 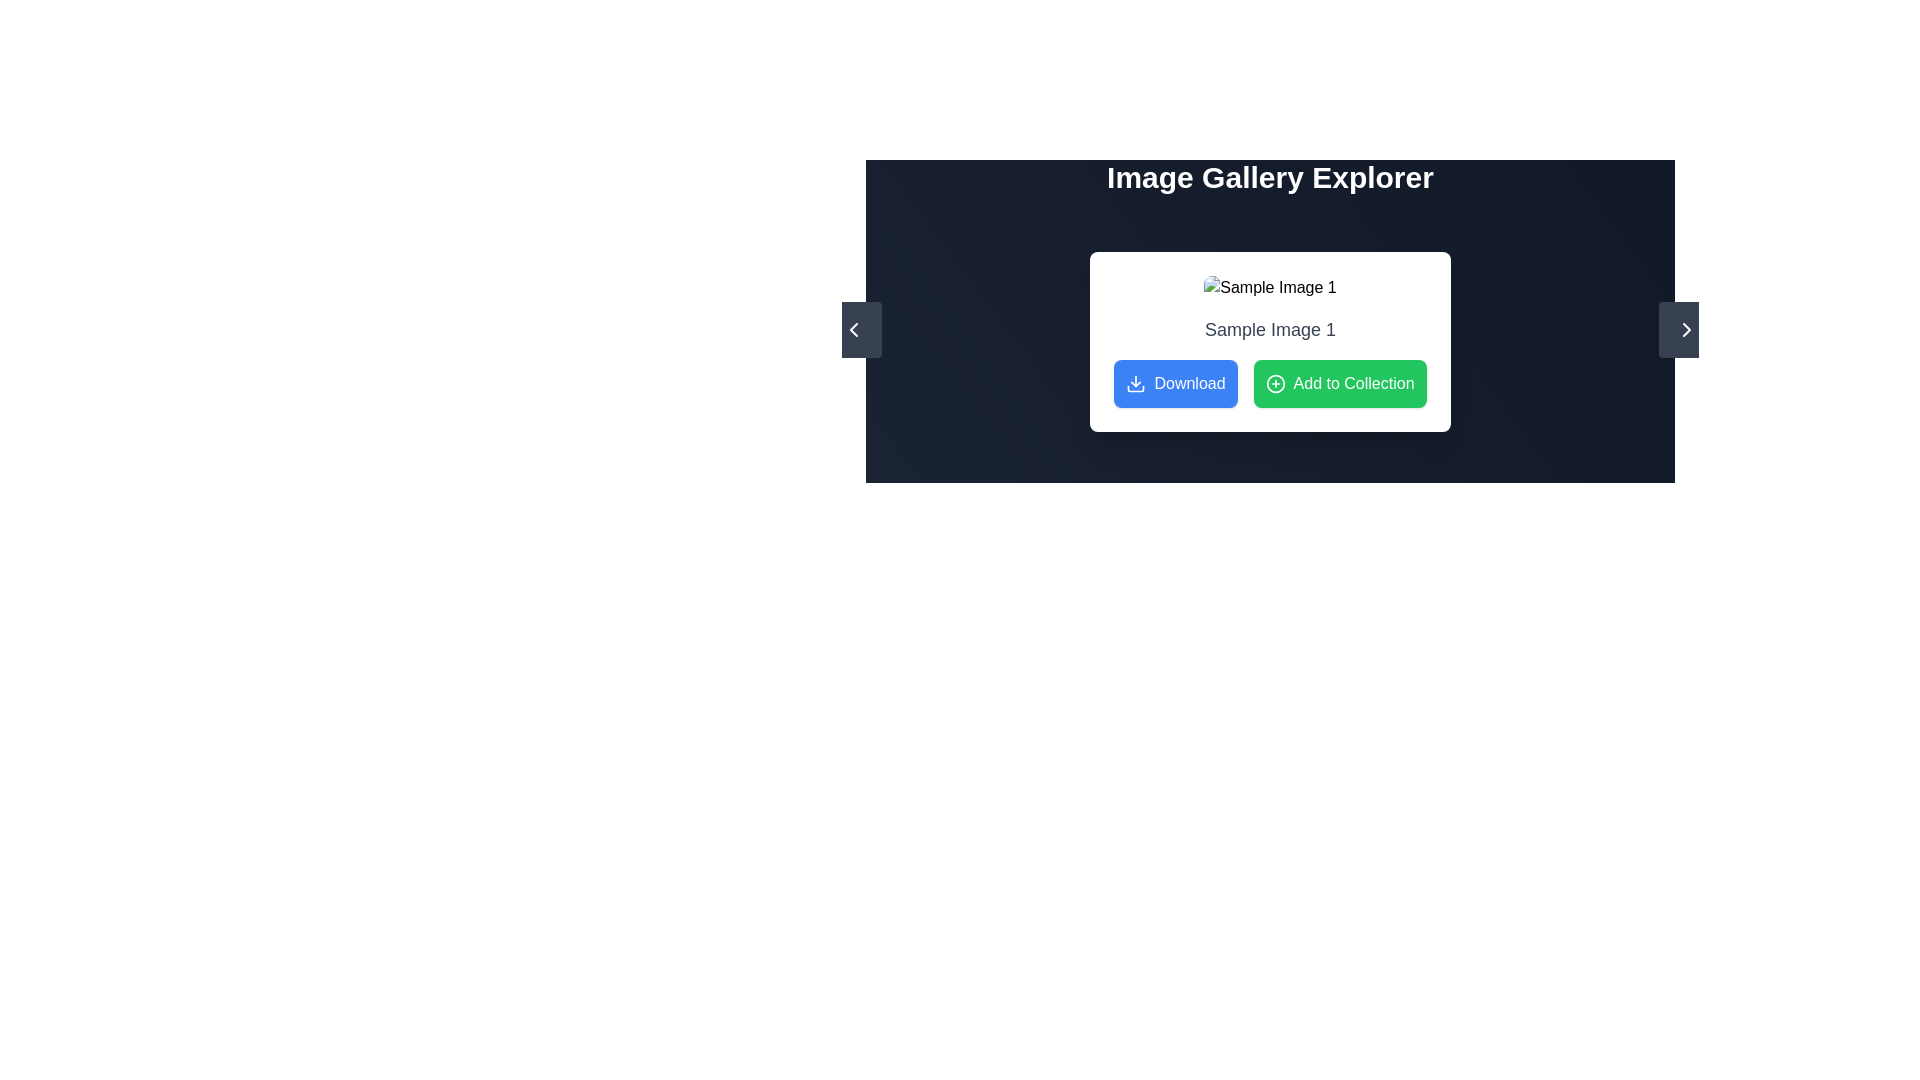 I want to click on the previous item navigation button located on the left side of the image gallery interface, so click(x=854, y=329).